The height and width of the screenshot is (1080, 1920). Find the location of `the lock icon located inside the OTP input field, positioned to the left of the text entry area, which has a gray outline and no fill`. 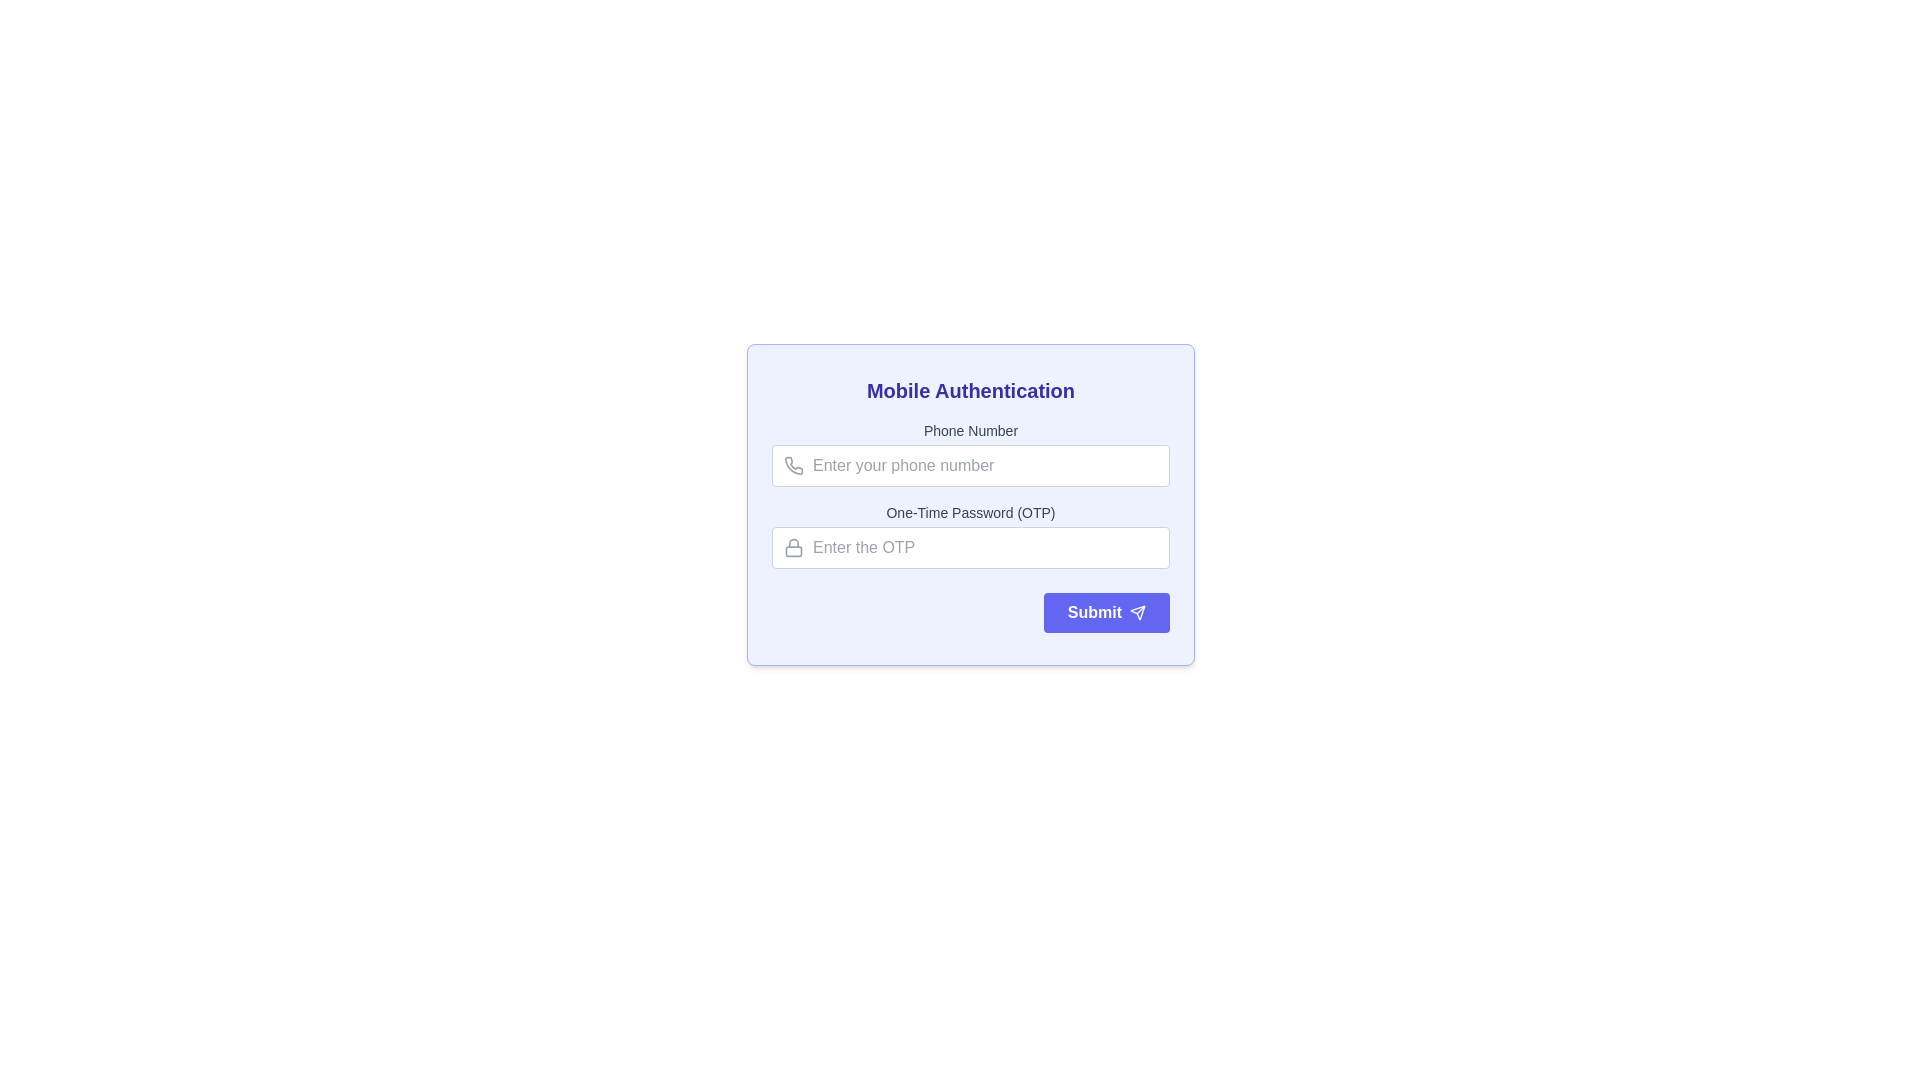

the lock icon located inside the OTP input field, positioned to the left of the text entry area, which has a gray outline and no fill is located at coordinates (792, 547).